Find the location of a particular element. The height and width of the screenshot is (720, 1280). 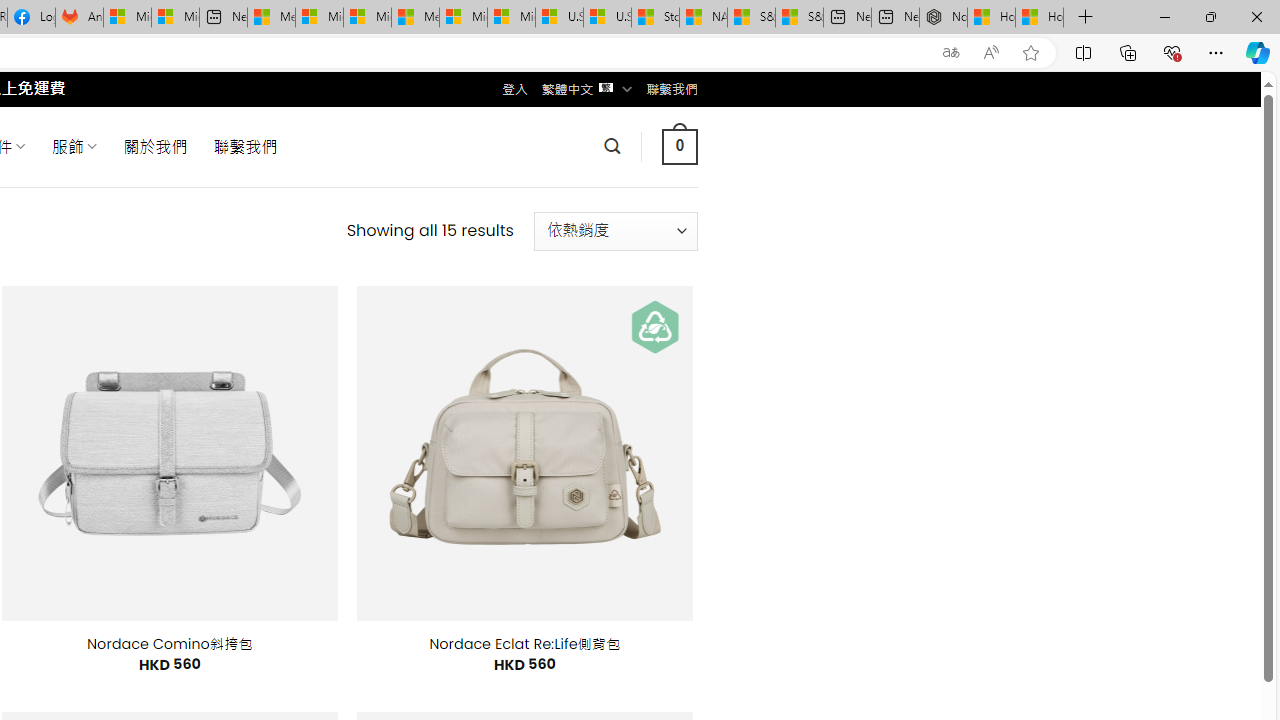

'Show translate options' is located at coordinates (950, 52).